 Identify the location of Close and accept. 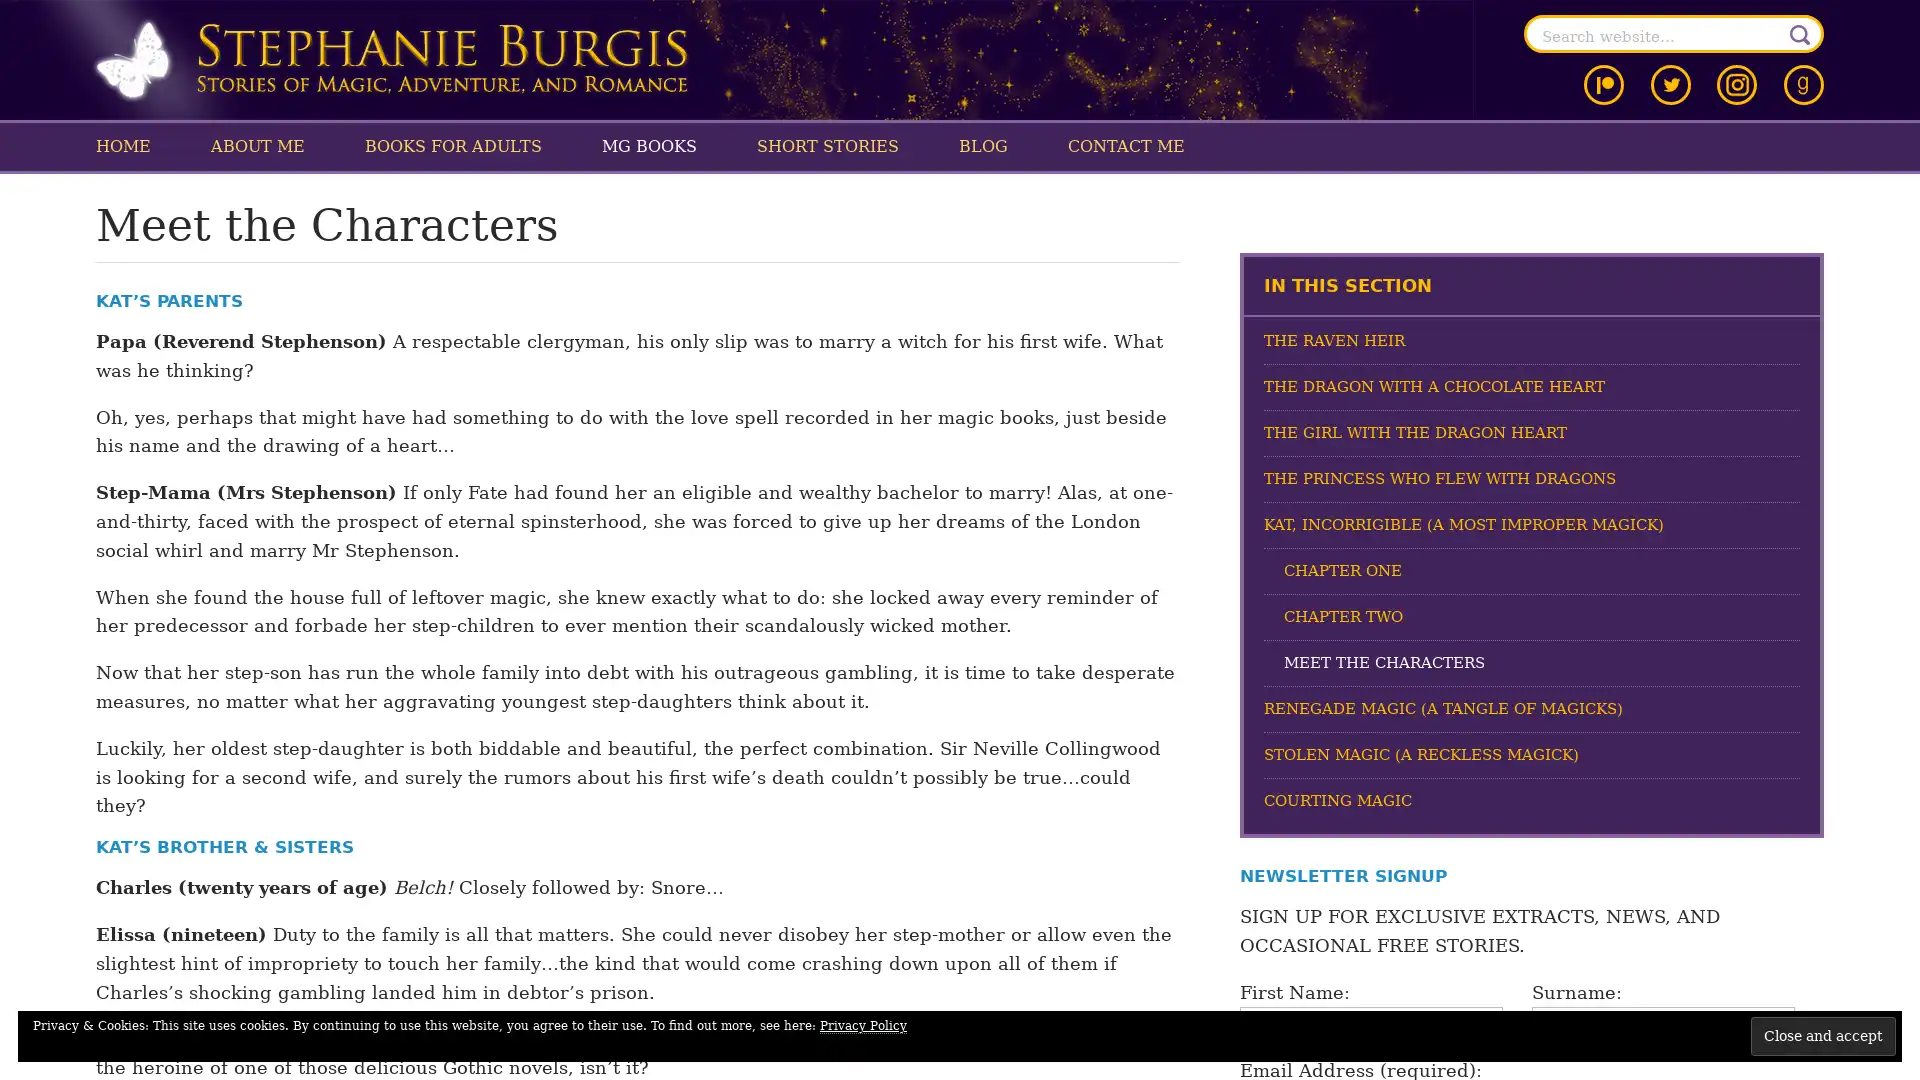
(1823, 1035).